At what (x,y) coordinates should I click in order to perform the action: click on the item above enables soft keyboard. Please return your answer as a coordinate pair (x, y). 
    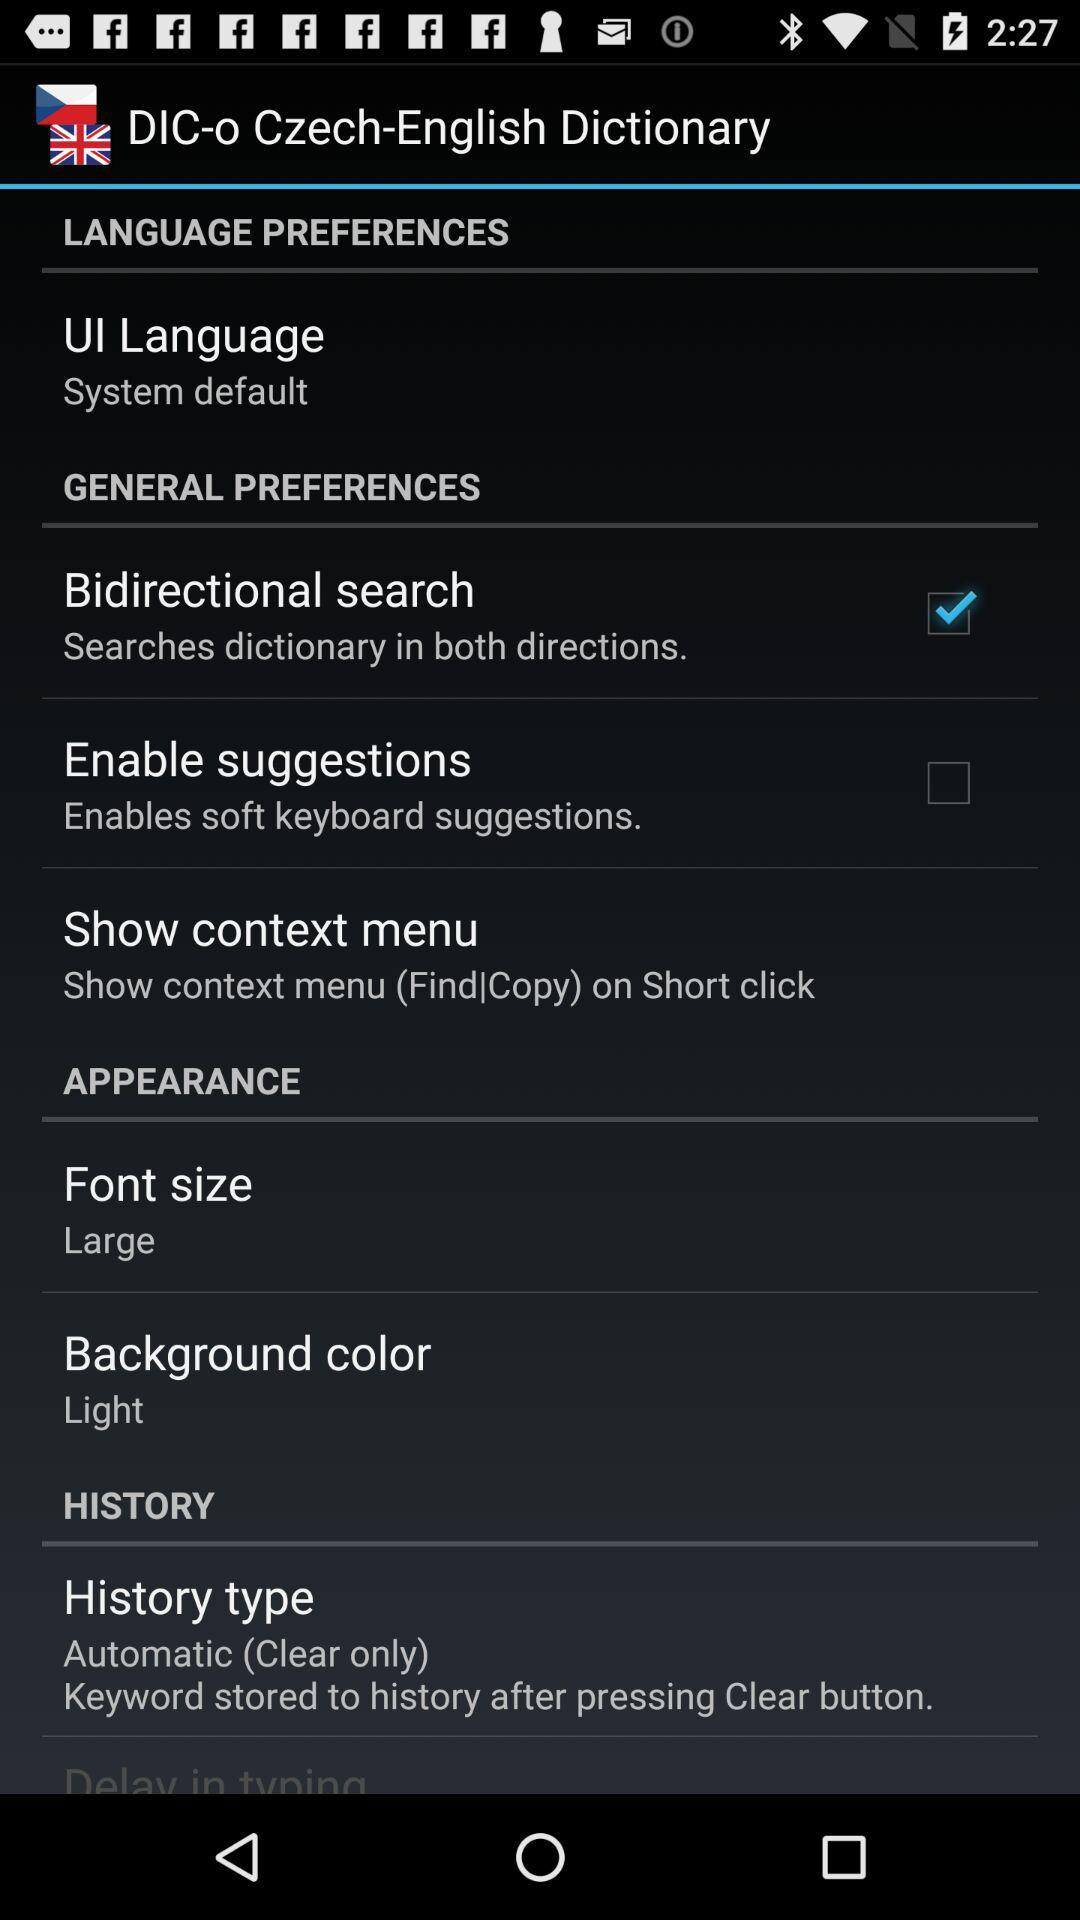
    Looking at the image, I should click on (266, 756).